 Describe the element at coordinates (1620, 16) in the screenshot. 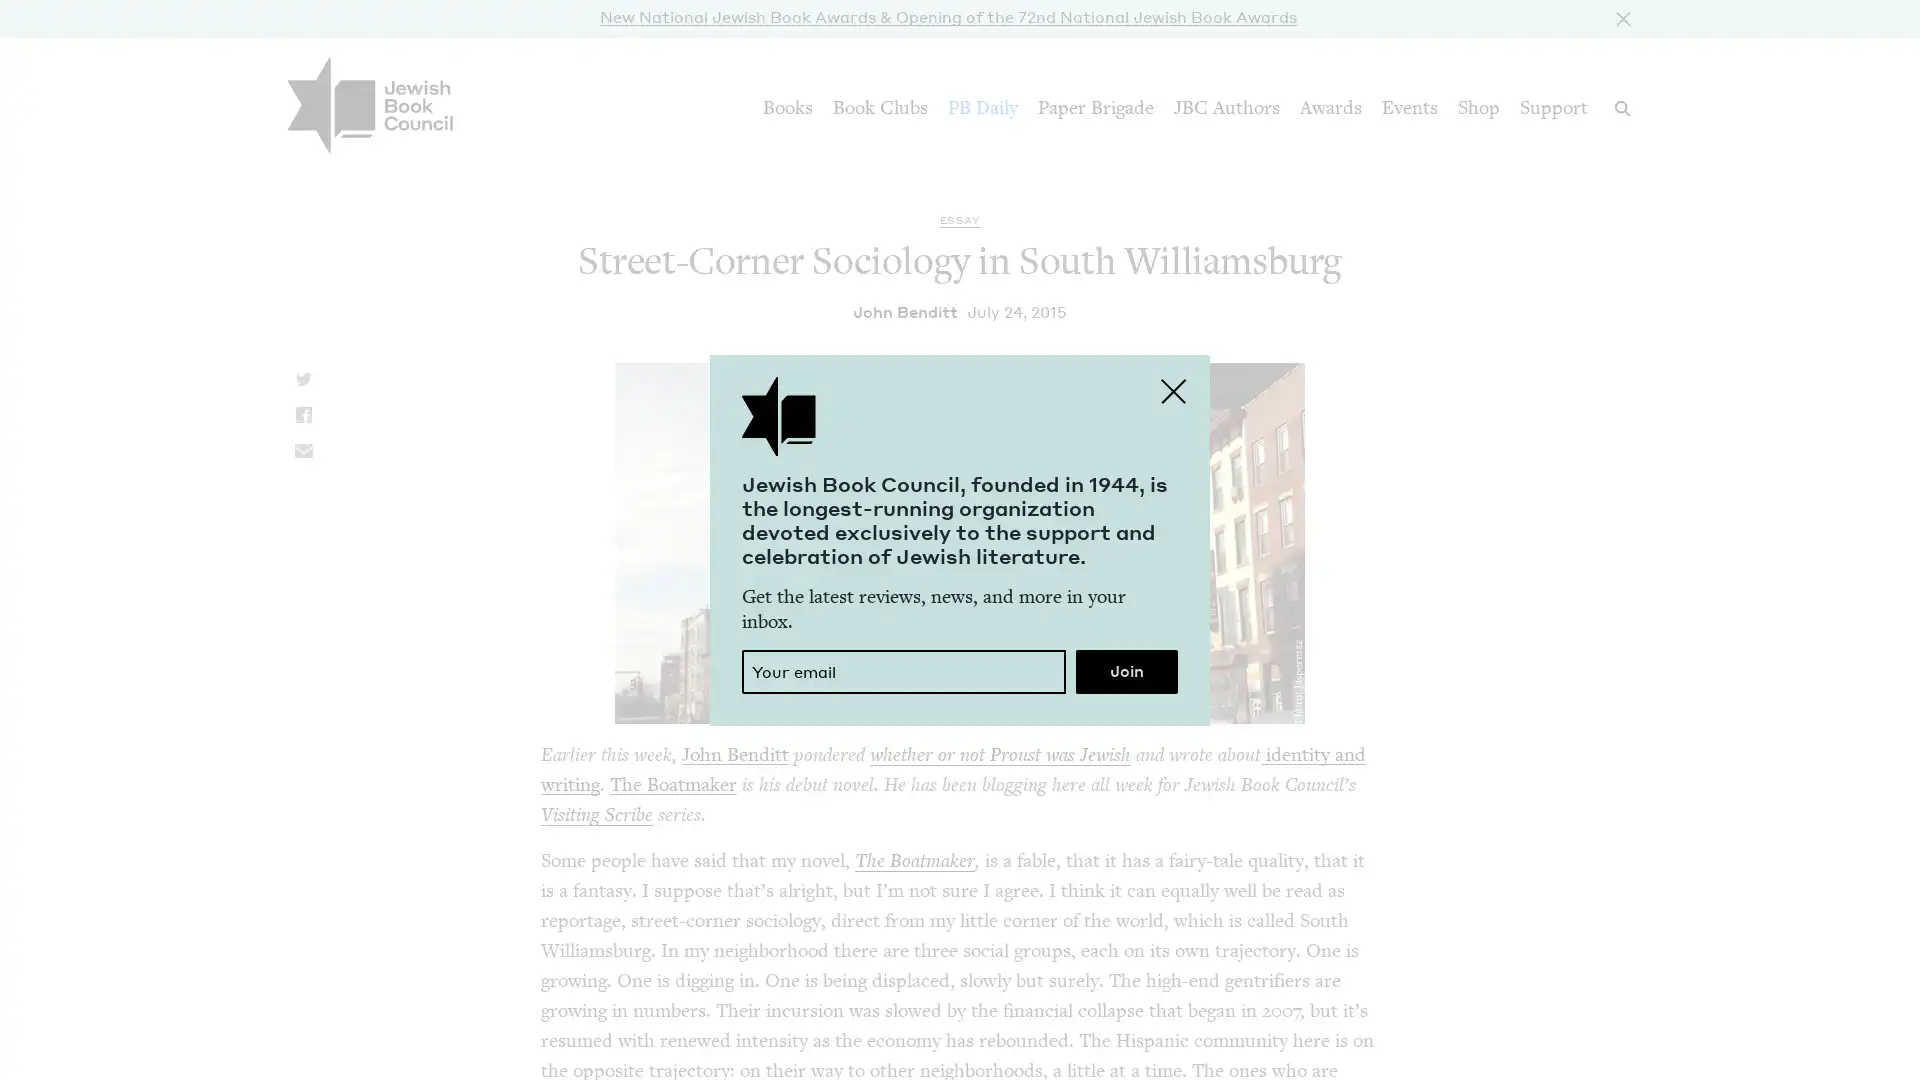

I see `Close` at that location.